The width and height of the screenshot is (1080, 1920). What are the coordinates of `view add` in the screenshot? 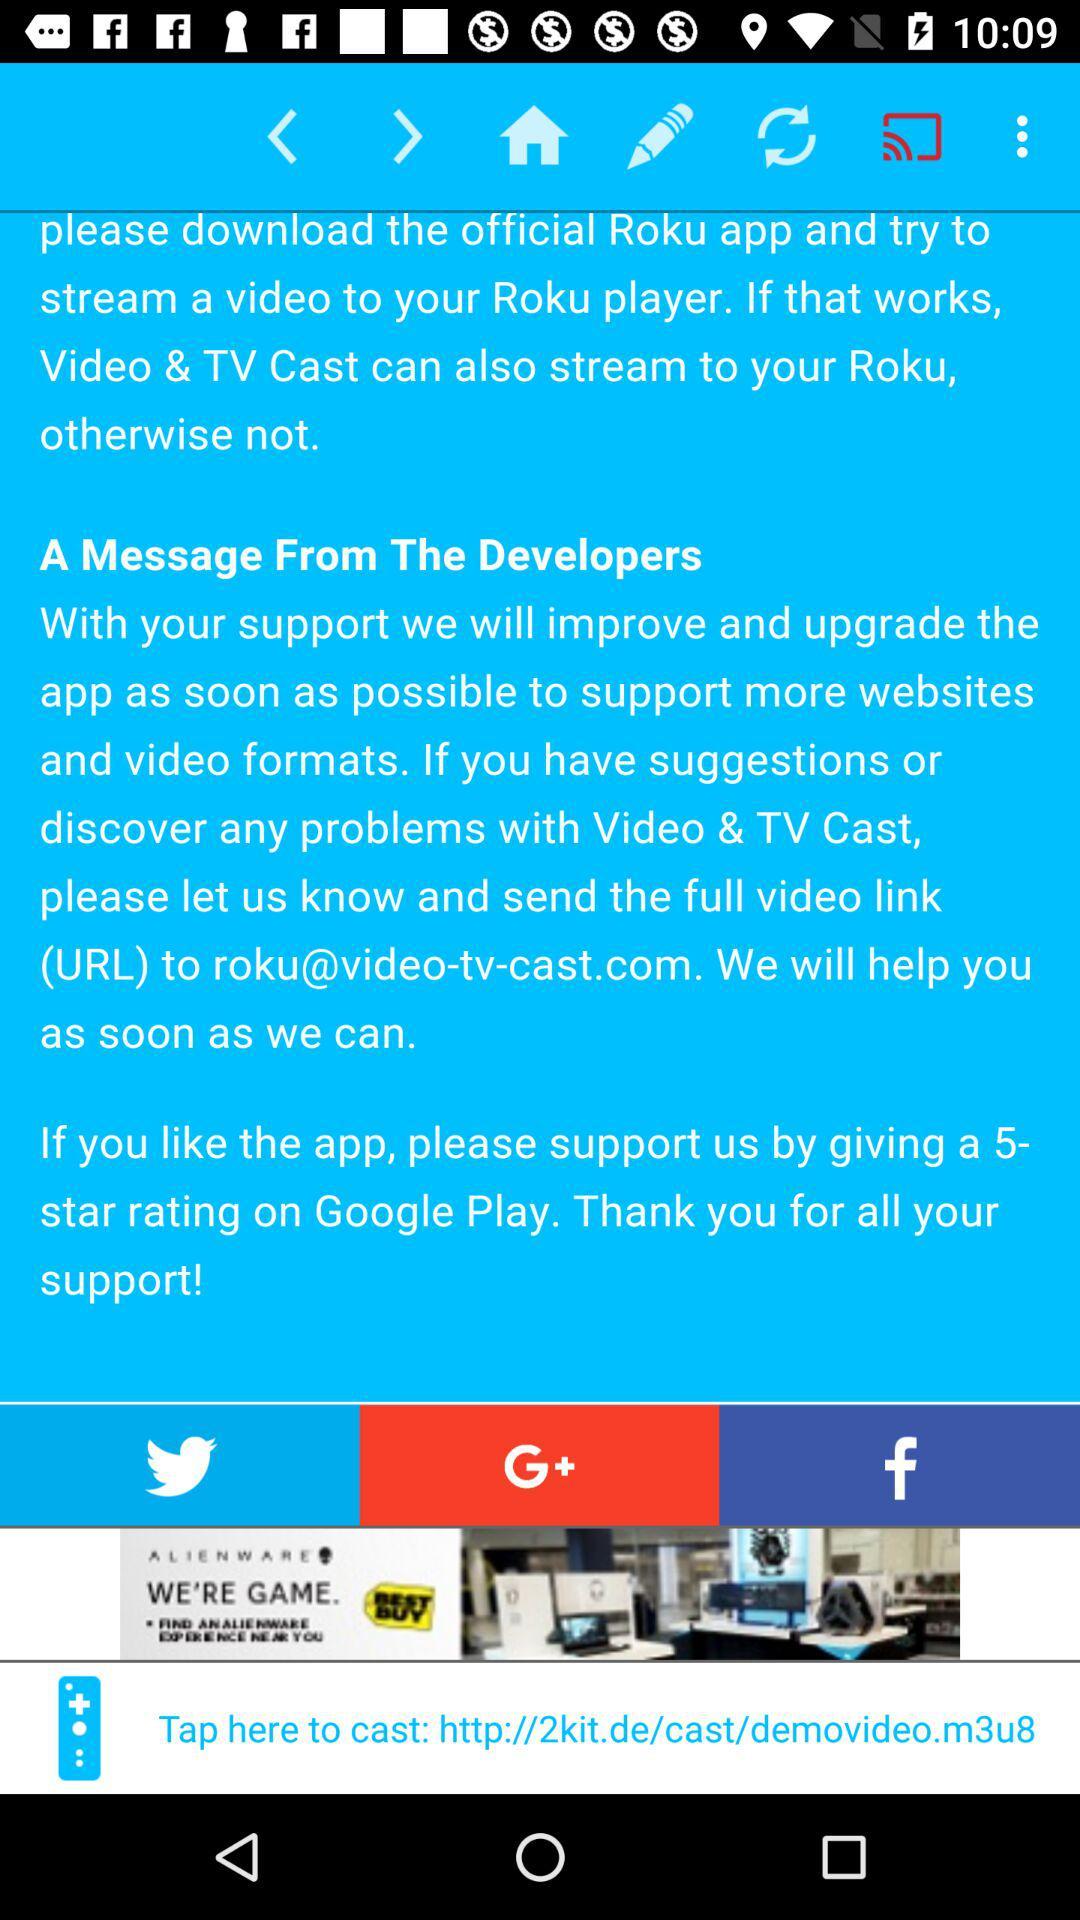 It's located at (540, 1593).